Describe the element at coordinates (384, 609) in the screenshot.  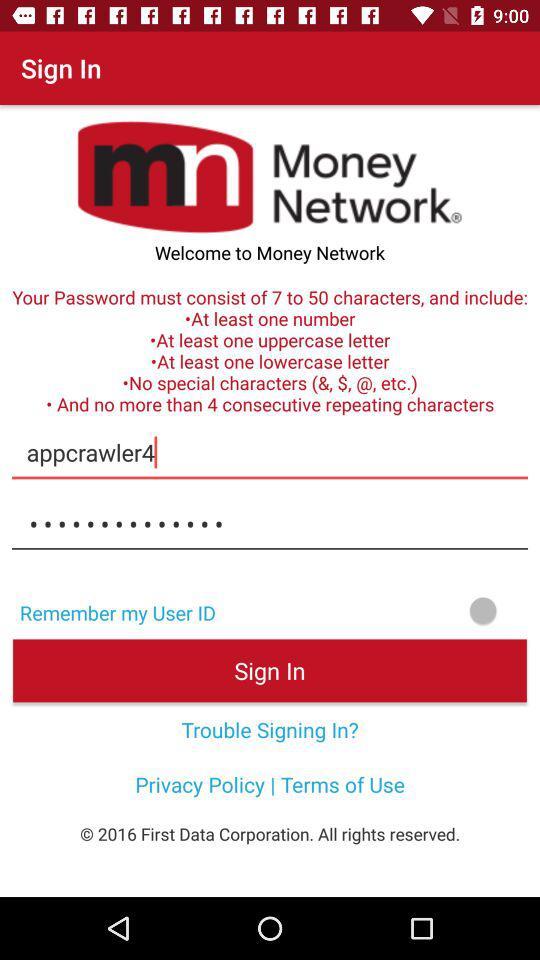
I see `icon above the sign in item` at that location.